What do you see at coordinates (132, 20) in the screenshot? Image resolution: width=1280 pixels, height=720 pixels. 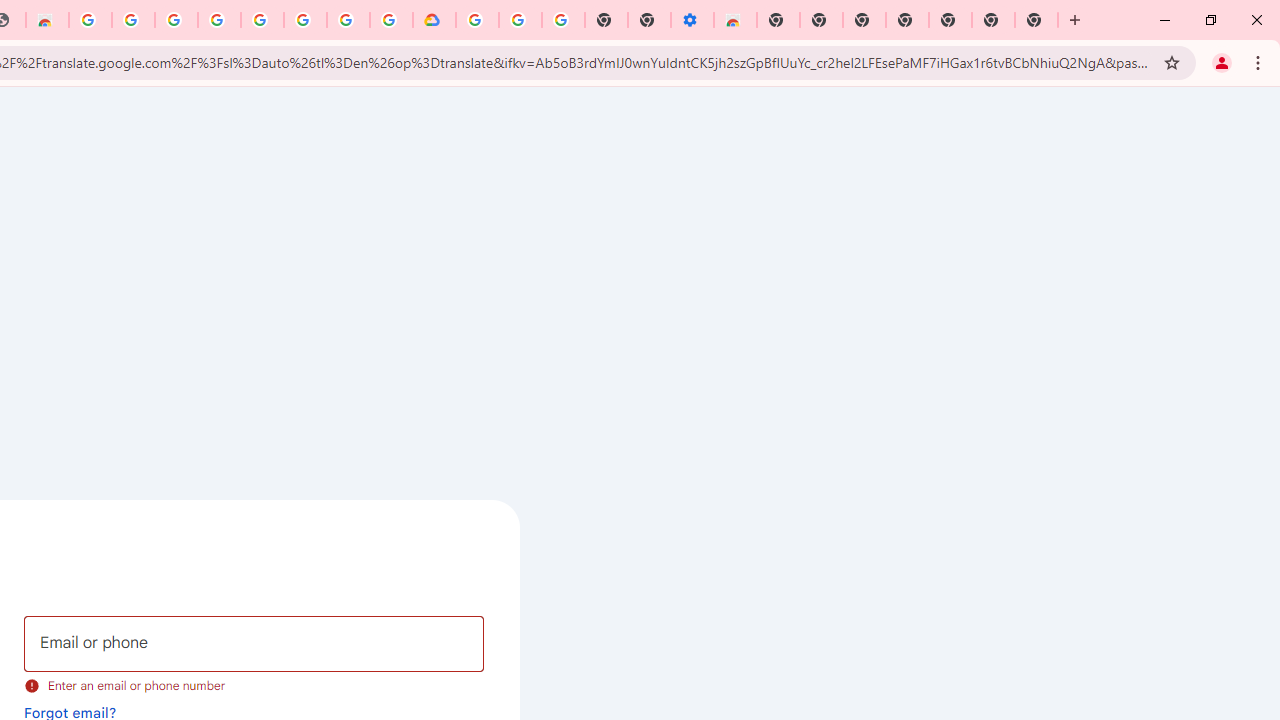 I see `'Ad Settings'` at bounding box center [132, 20].